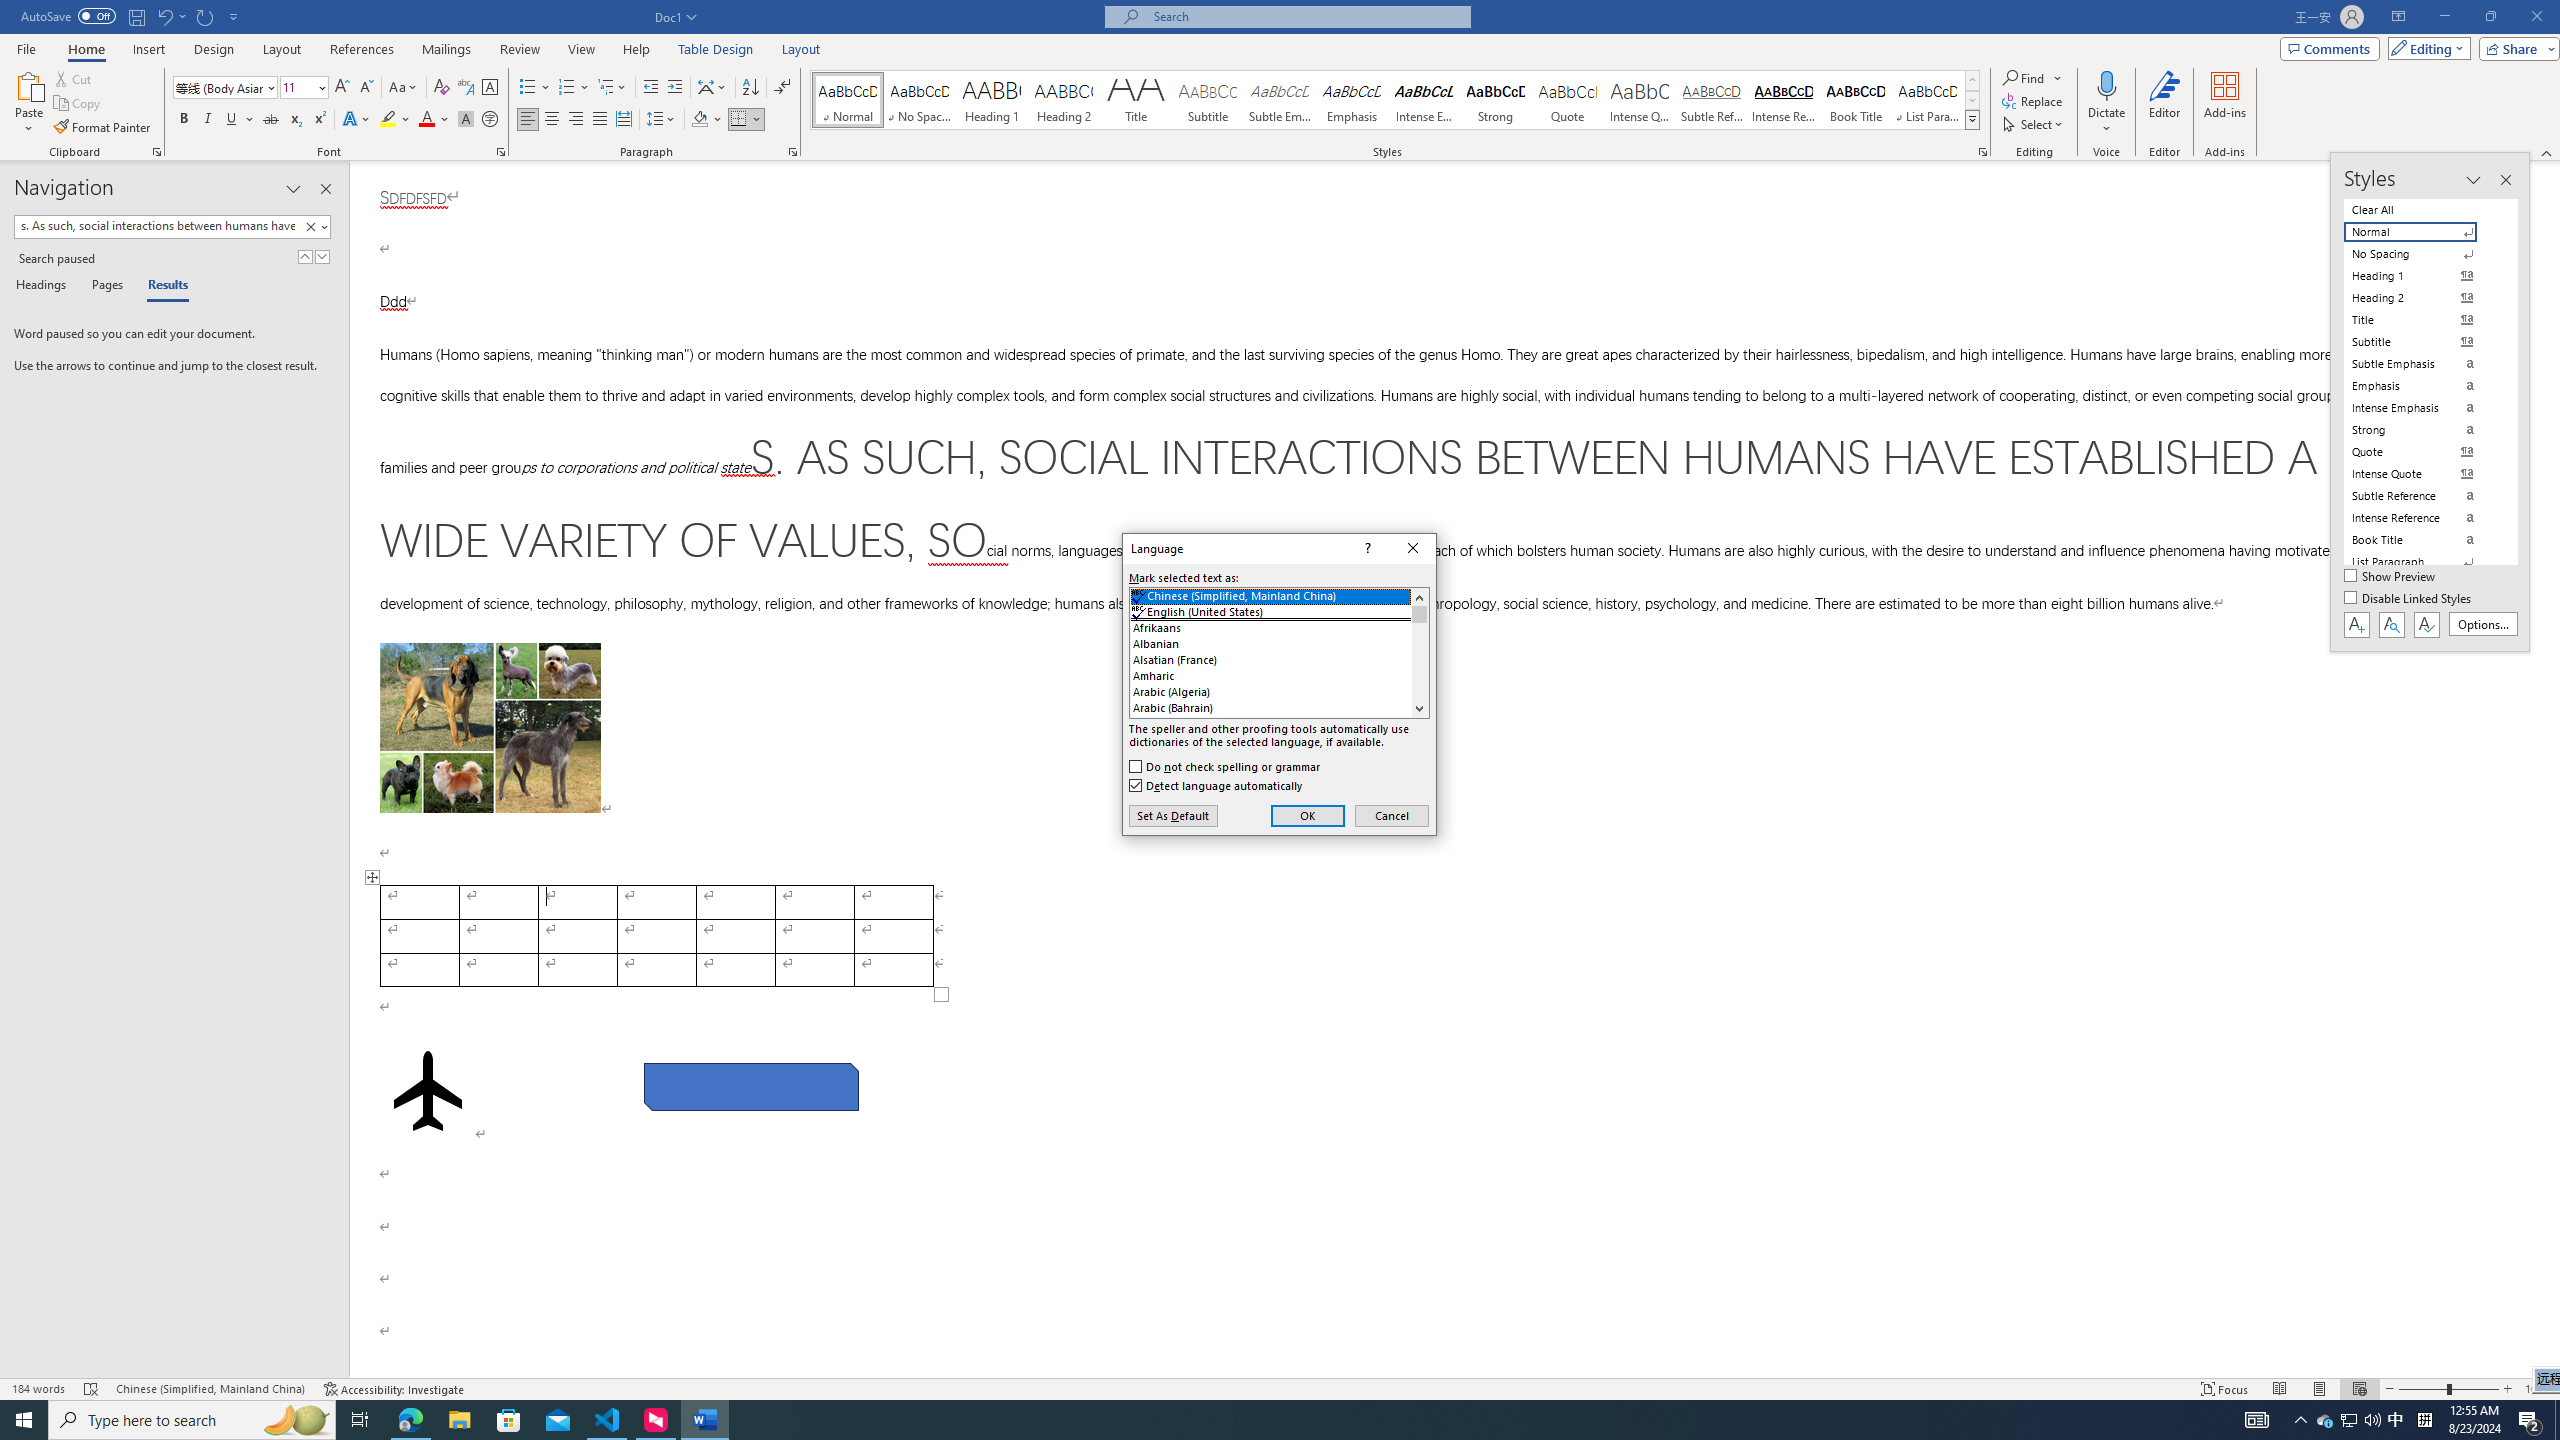  Describe the element at coordinates (1226, 765) in the screenshot. I see `'Do not check spelling or grammar'` at that location.